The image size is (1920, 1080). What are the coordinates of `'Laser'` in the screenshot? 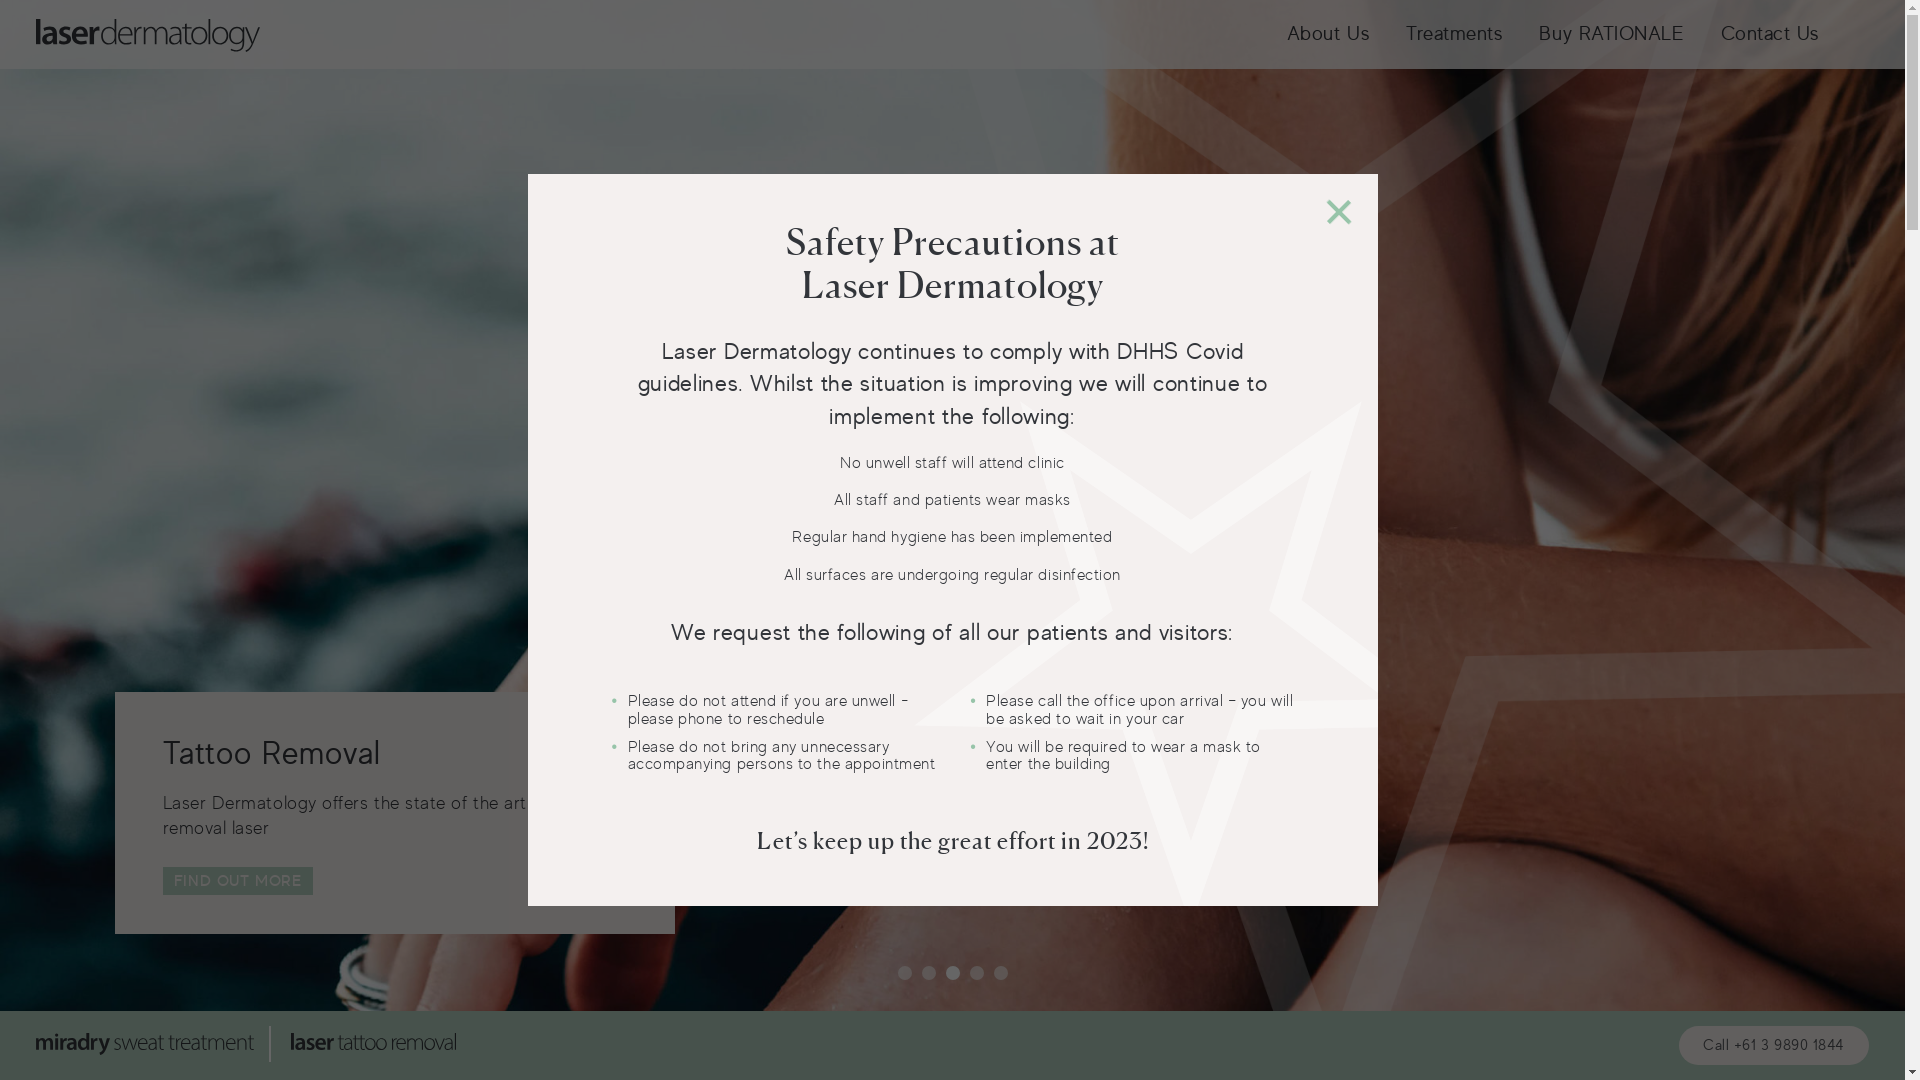 It's located at (35, 35).